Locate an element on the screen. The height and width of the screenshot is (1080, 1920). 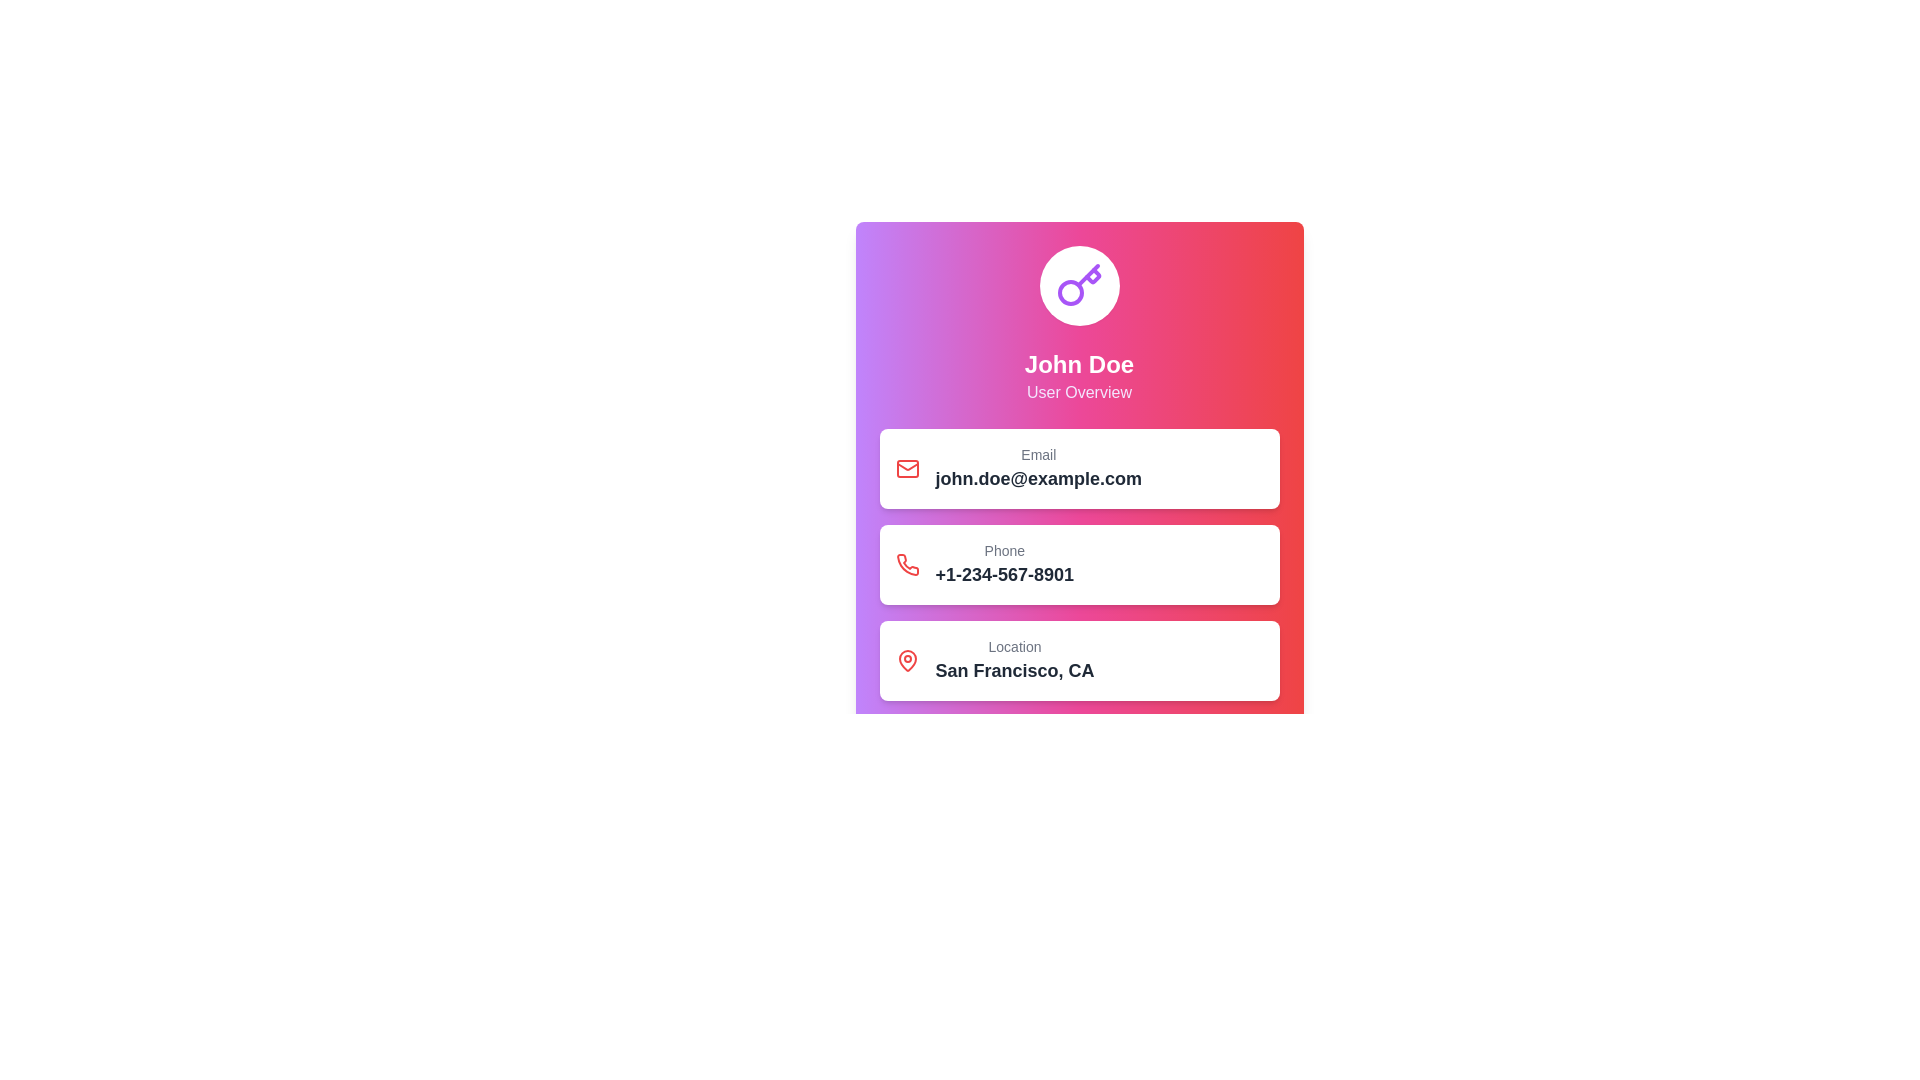
the phone icon in the user profile card, which is the second icon in a vertical sequence located above the phone number '+1-234-567-8901' is located at coordinates (906, 564).